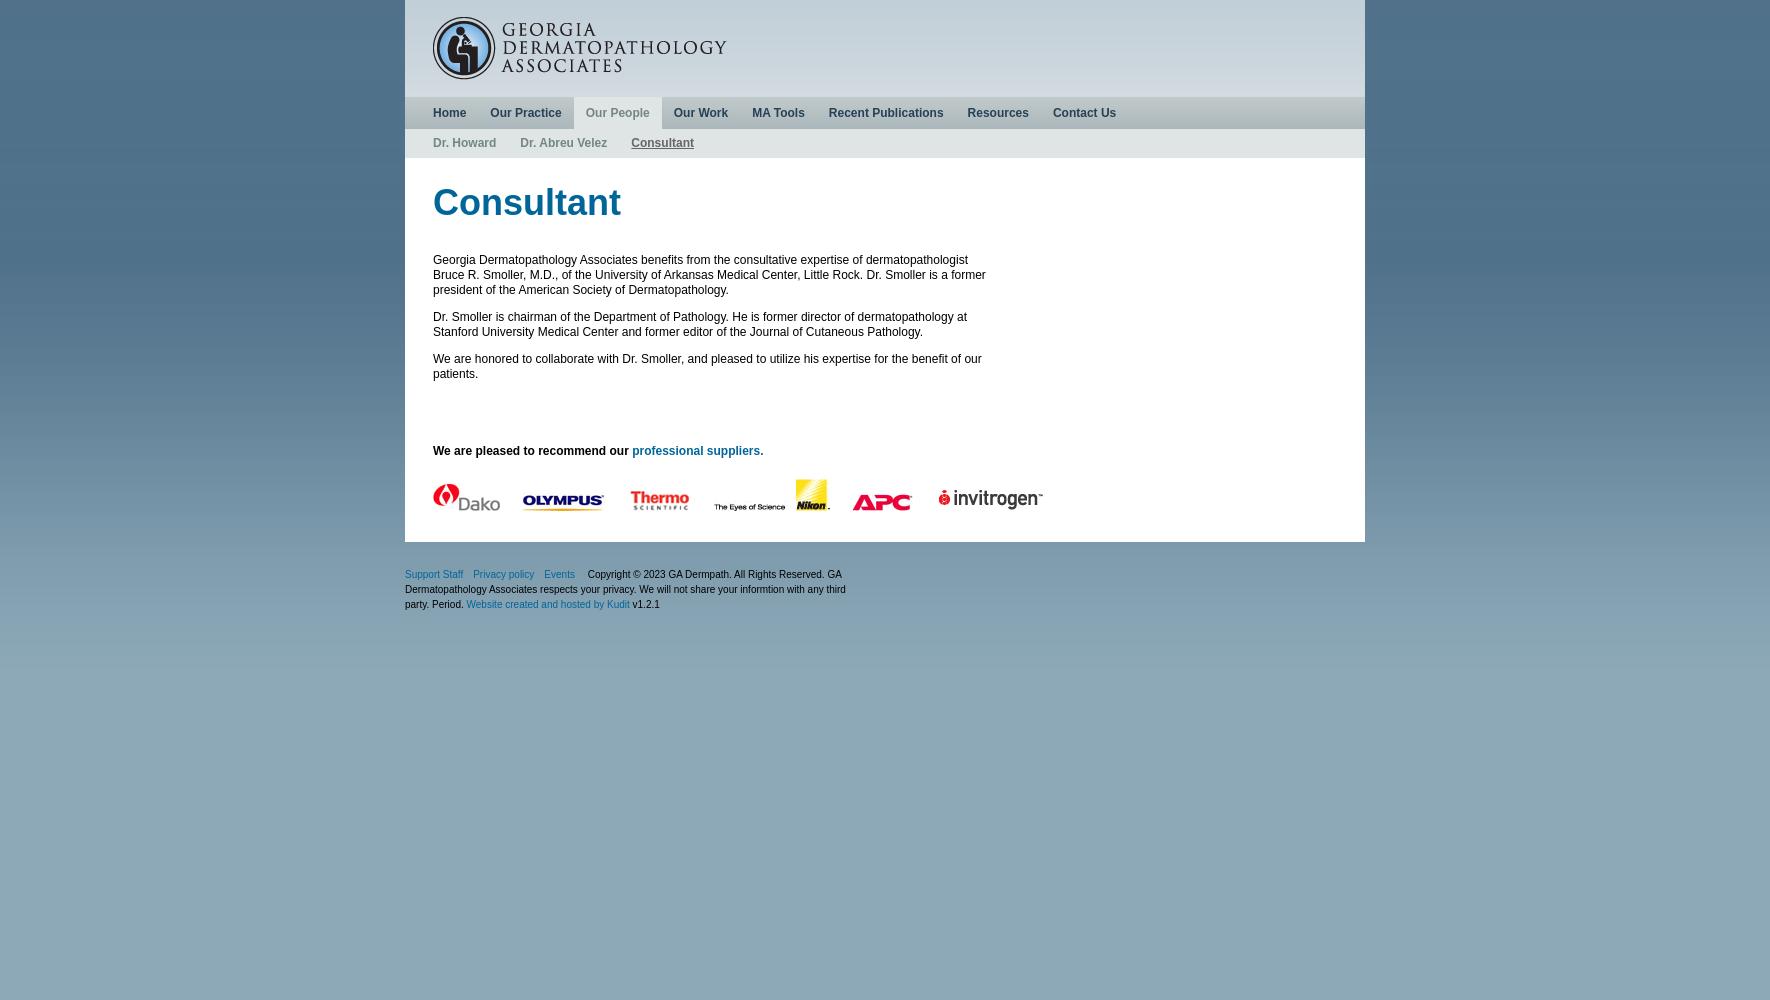 This screenshot has height=1000, width=1770. I want to click on 'Consultant', so click(431, 201).